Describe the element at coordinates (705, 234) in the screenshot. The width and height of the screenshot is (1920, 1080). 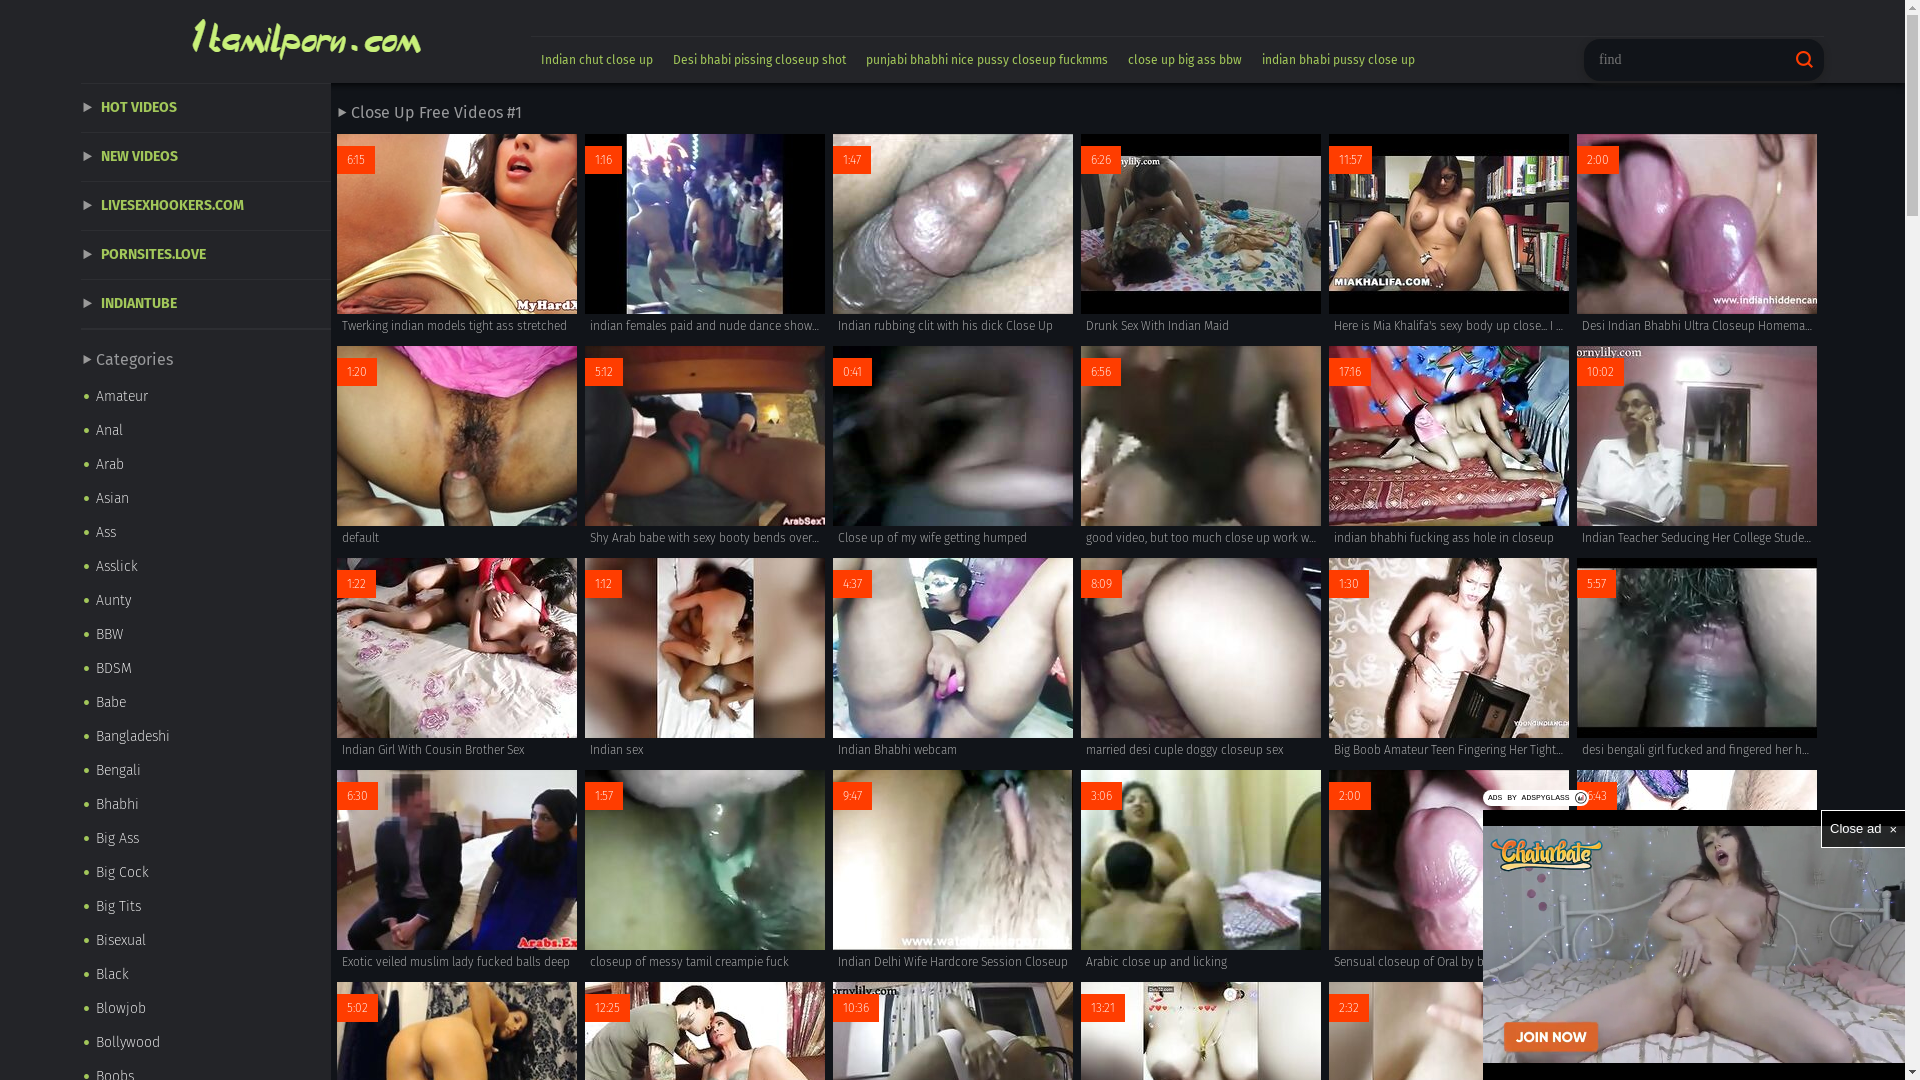
I see `'1:16` at that location.